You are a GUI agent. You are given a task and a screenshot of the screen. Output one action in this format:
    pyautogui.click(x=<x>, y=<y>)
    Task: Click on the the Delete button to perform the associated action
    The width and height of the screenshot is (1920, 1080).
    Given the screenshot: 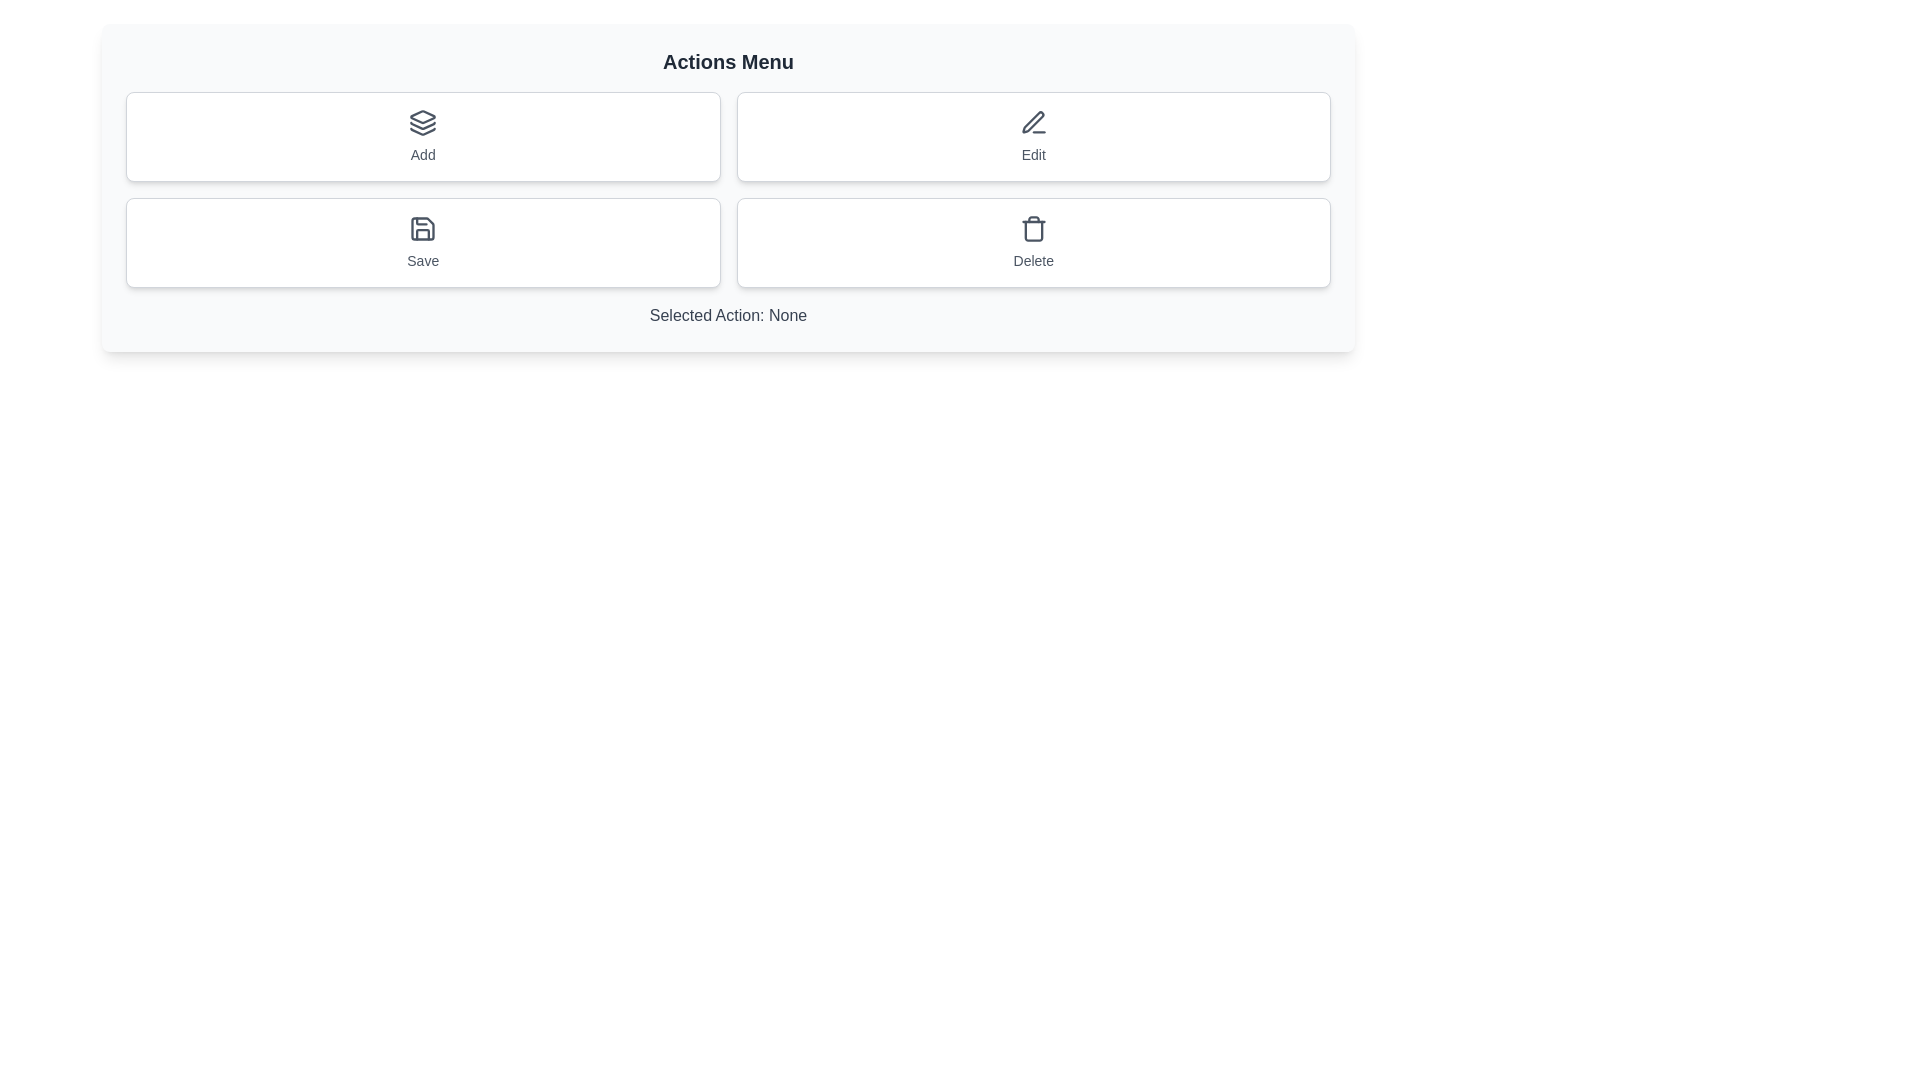 What is the action you would take?
    pyautogui.click(x=1033, y=242)
    